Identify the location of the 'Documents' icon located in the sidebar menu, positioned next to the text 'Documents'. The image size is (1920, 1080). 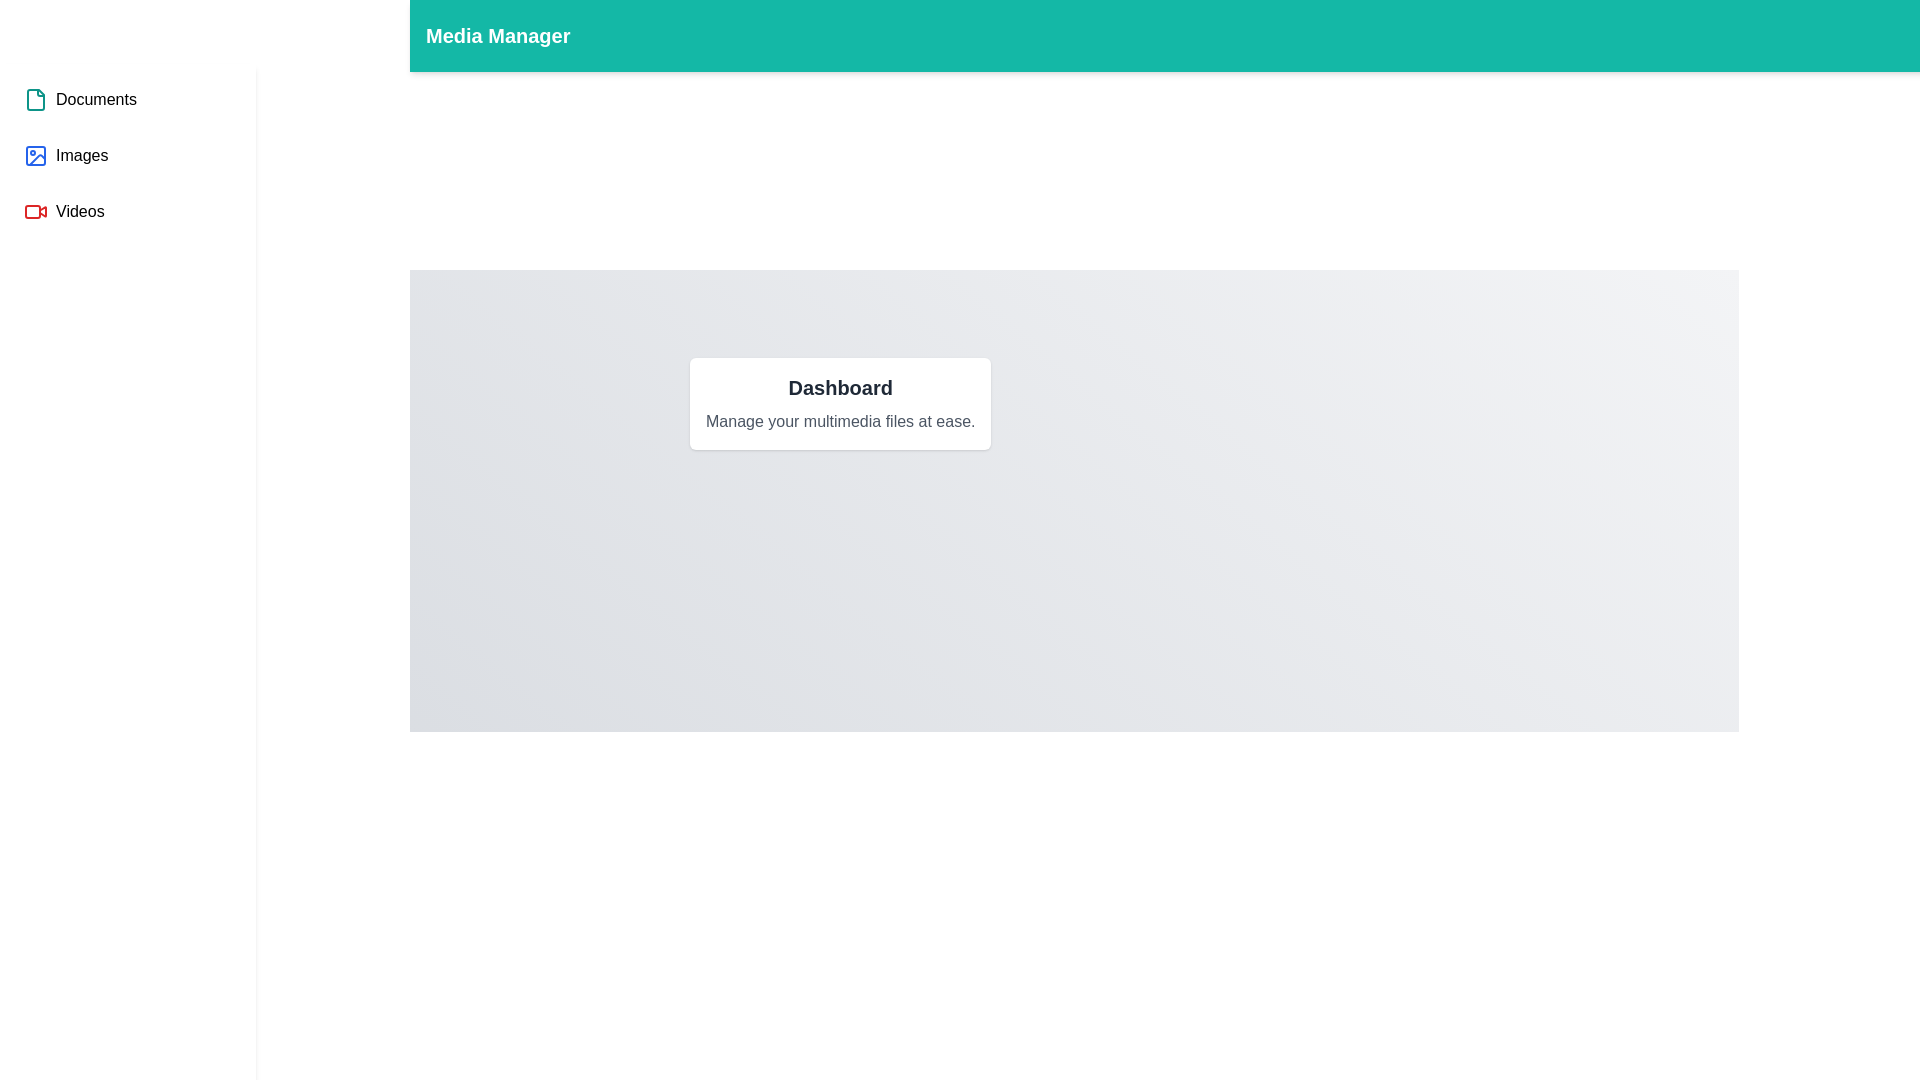
(35, 100).